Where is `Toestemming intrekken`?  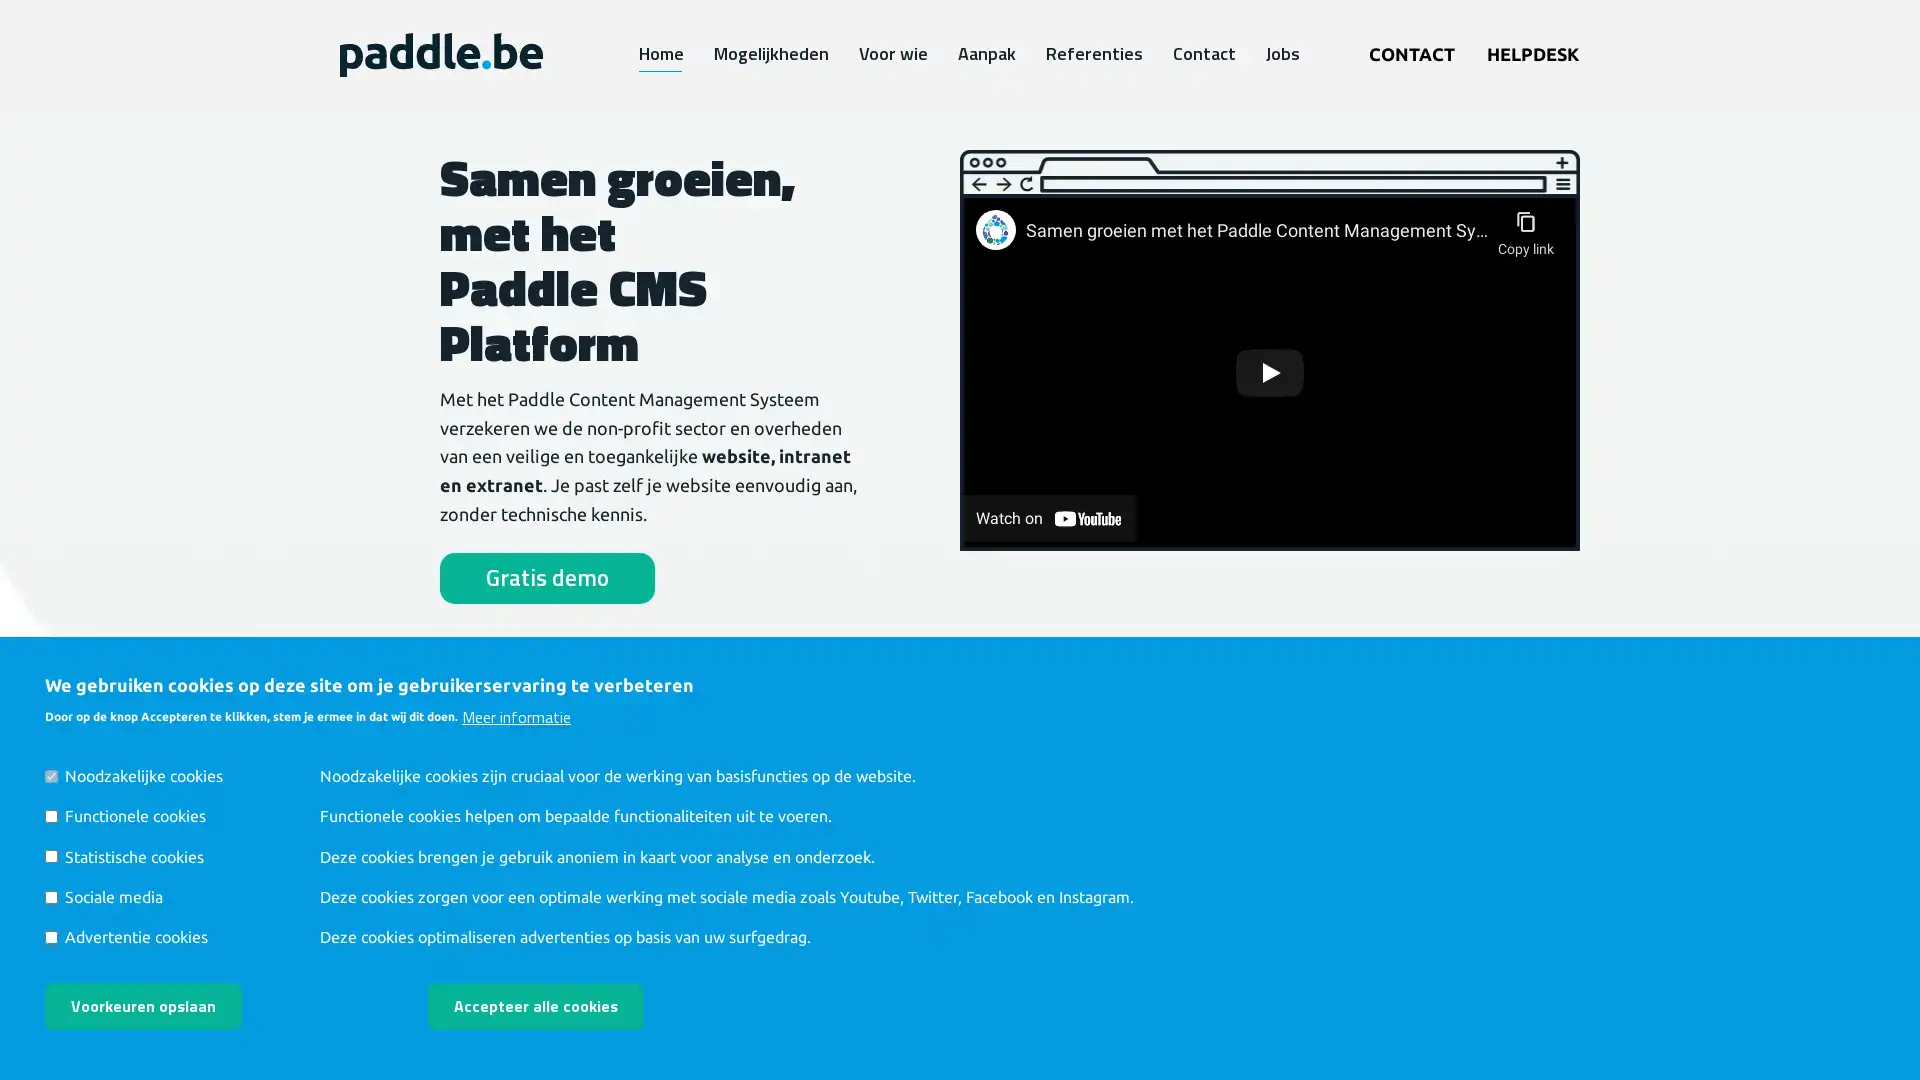 Toestemming intrekken is located at coordinates (724, 991).